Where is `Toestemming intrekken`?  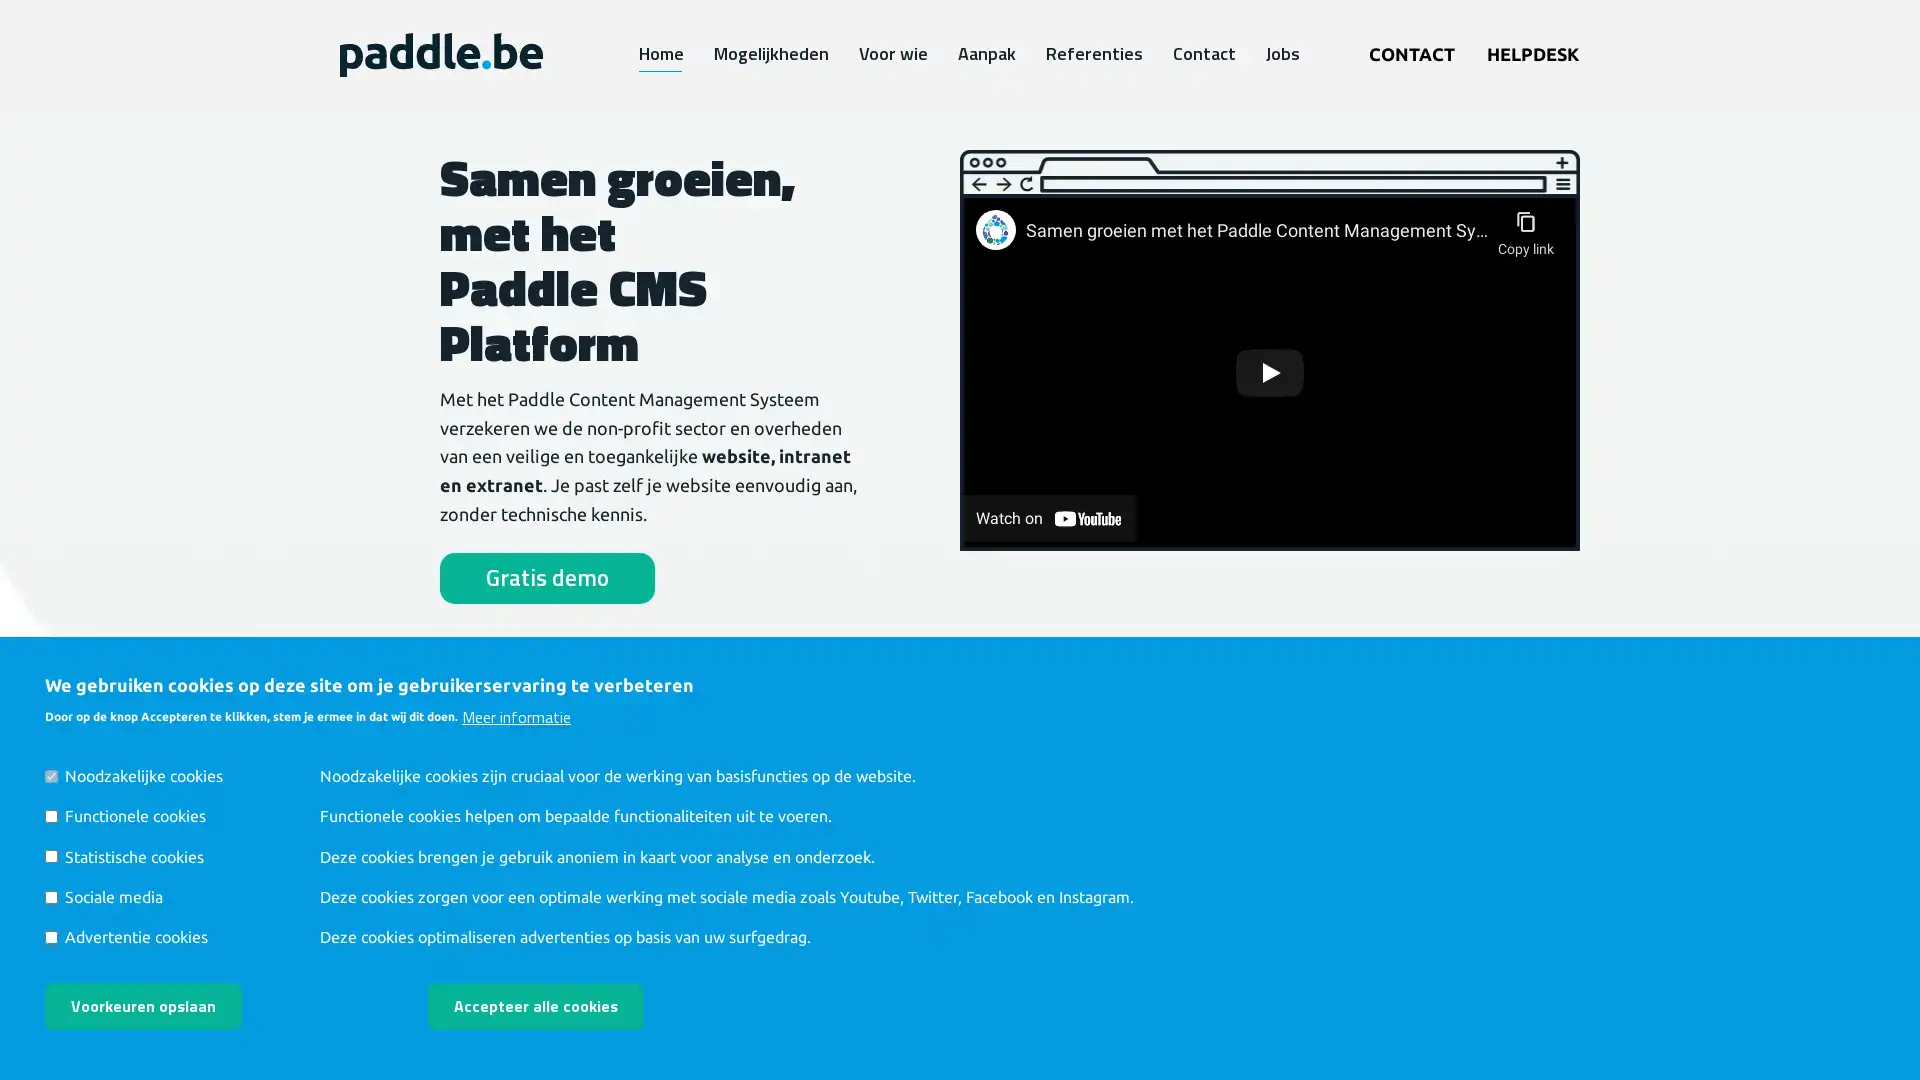 Toestemming intrekken is located at coordinates (724, 991).